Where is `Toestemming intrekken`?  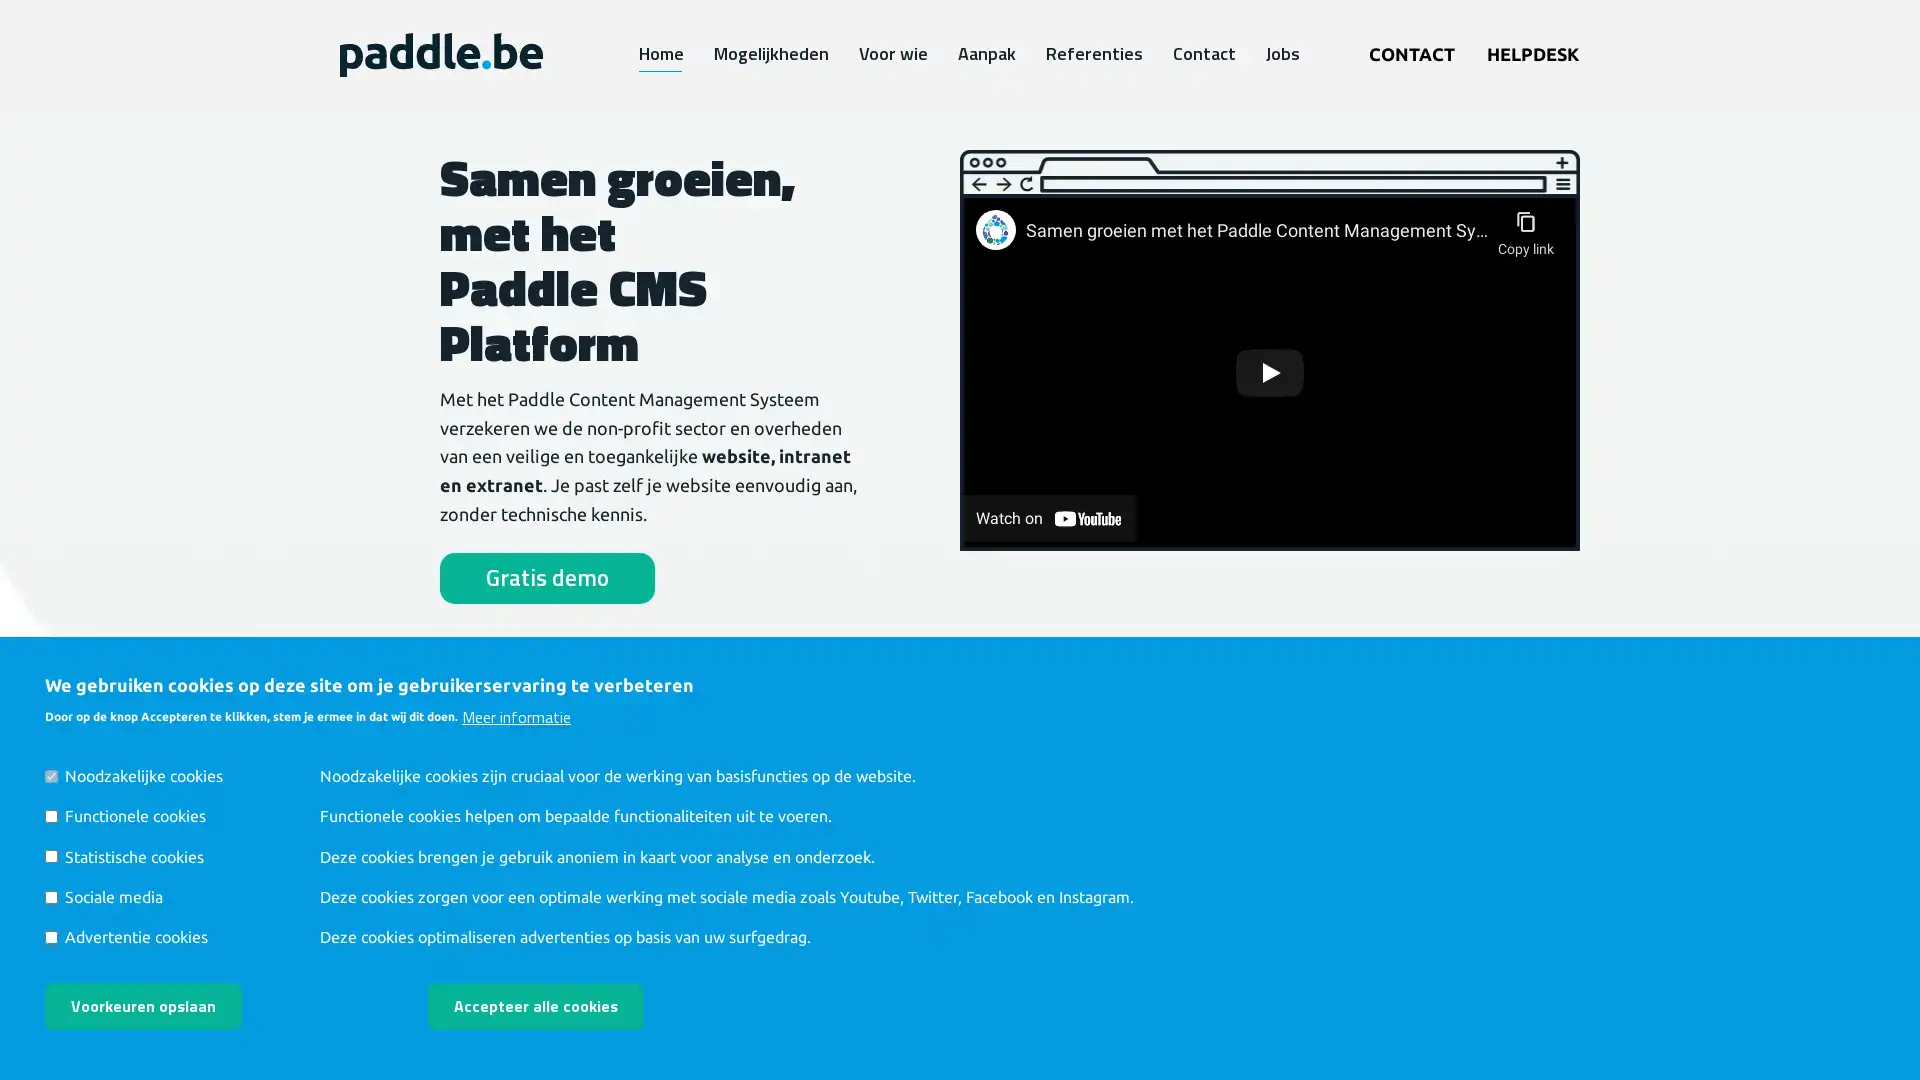 Toestemming intrekken is located at coordinates (724, 991).